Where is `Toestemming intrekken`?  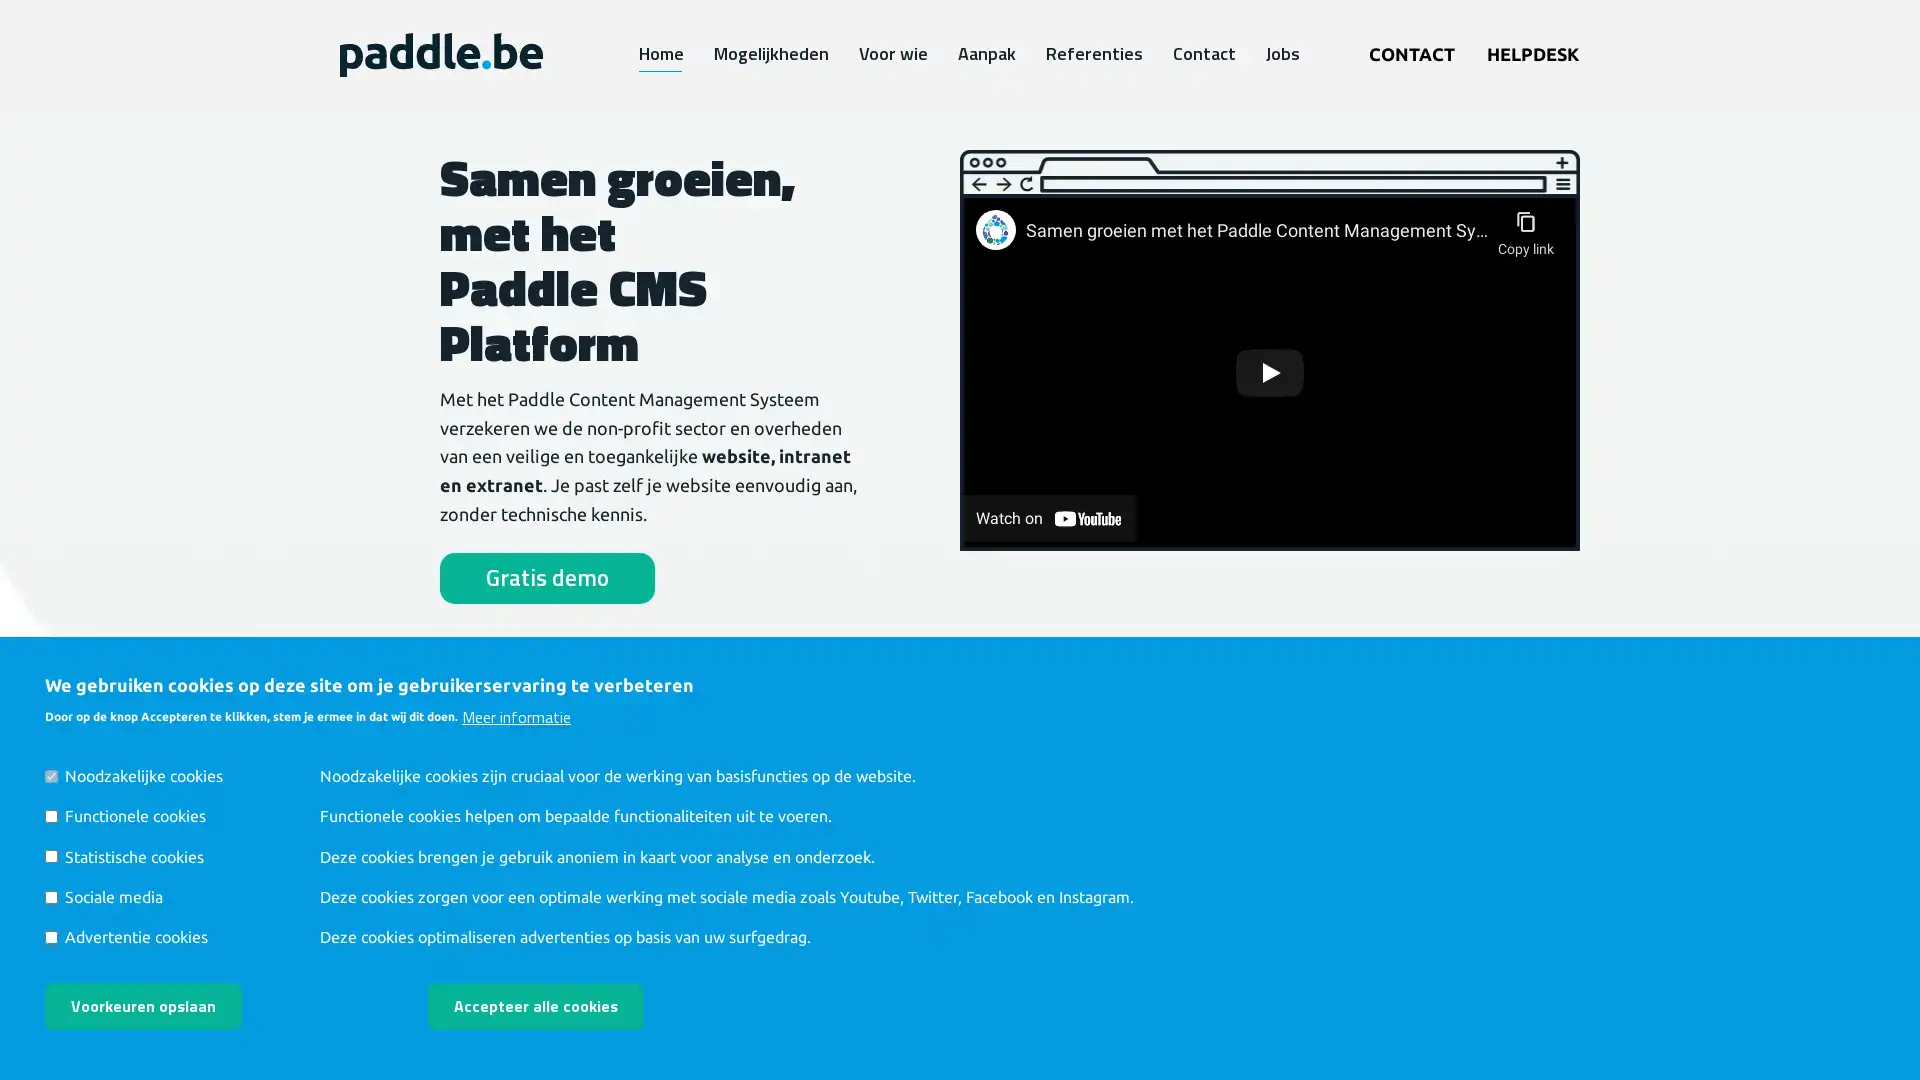 Toestemming intrekken is located at coordinates (724, 991).